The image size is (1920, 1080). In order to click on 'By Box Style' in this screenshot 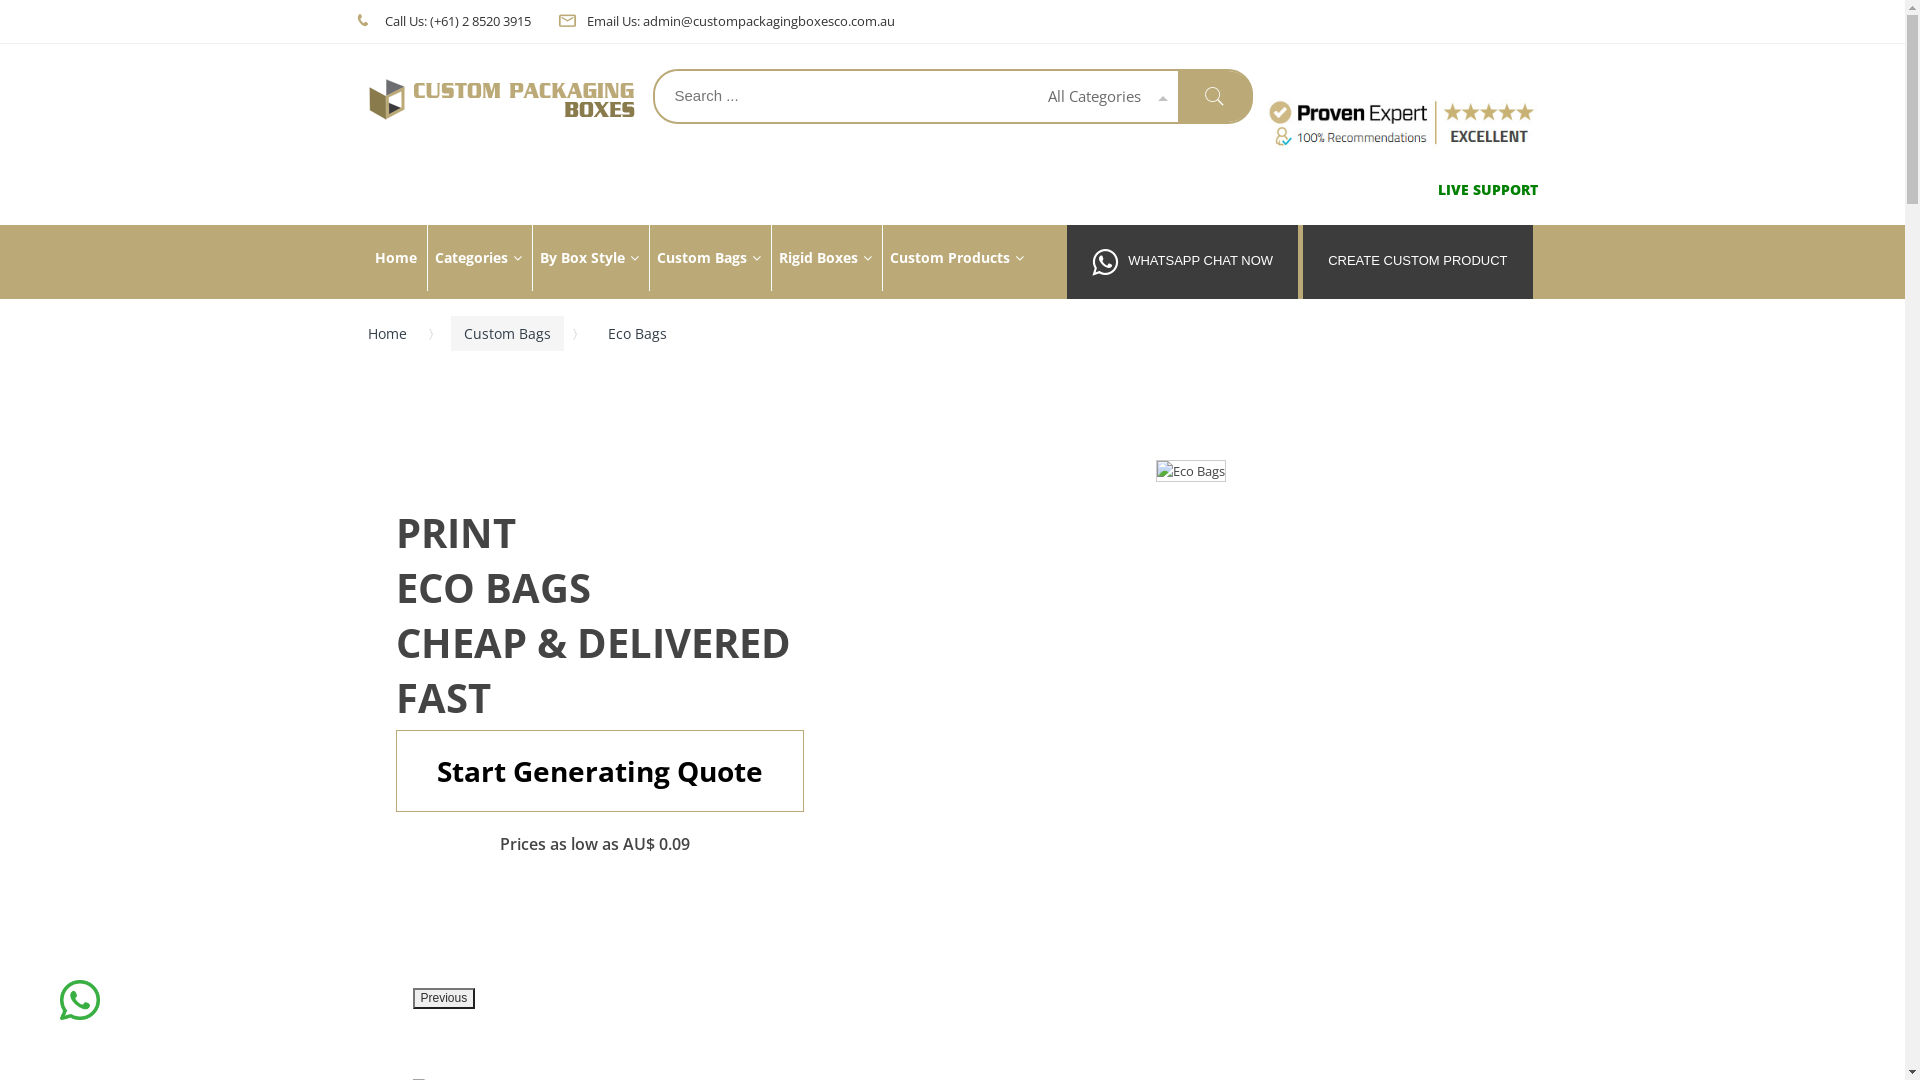, I will do `click(532, 257)`.